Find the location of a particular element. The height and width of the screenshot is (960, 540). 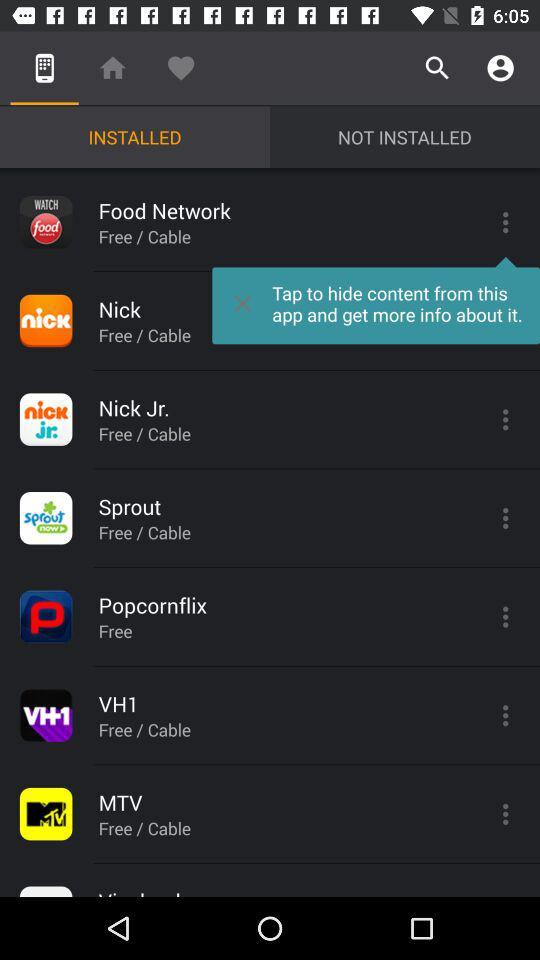

the tap to hide icon is located at coordinates (376, 299).